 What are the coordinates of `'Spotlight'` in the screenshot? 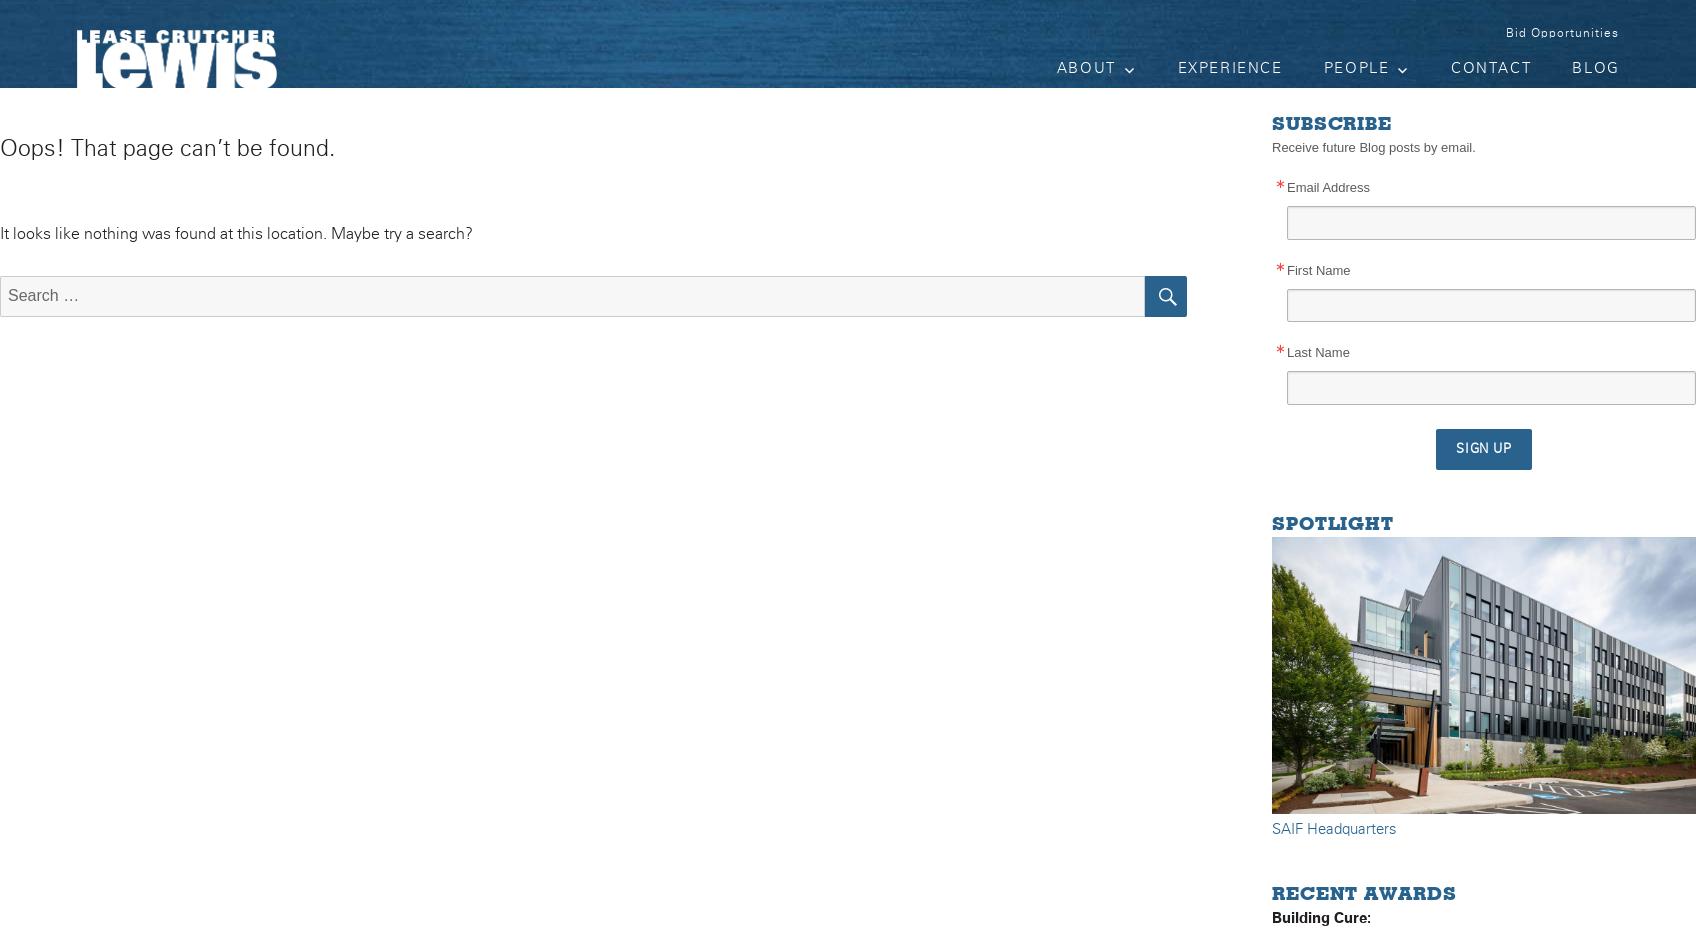 It's located at (1332, 522).